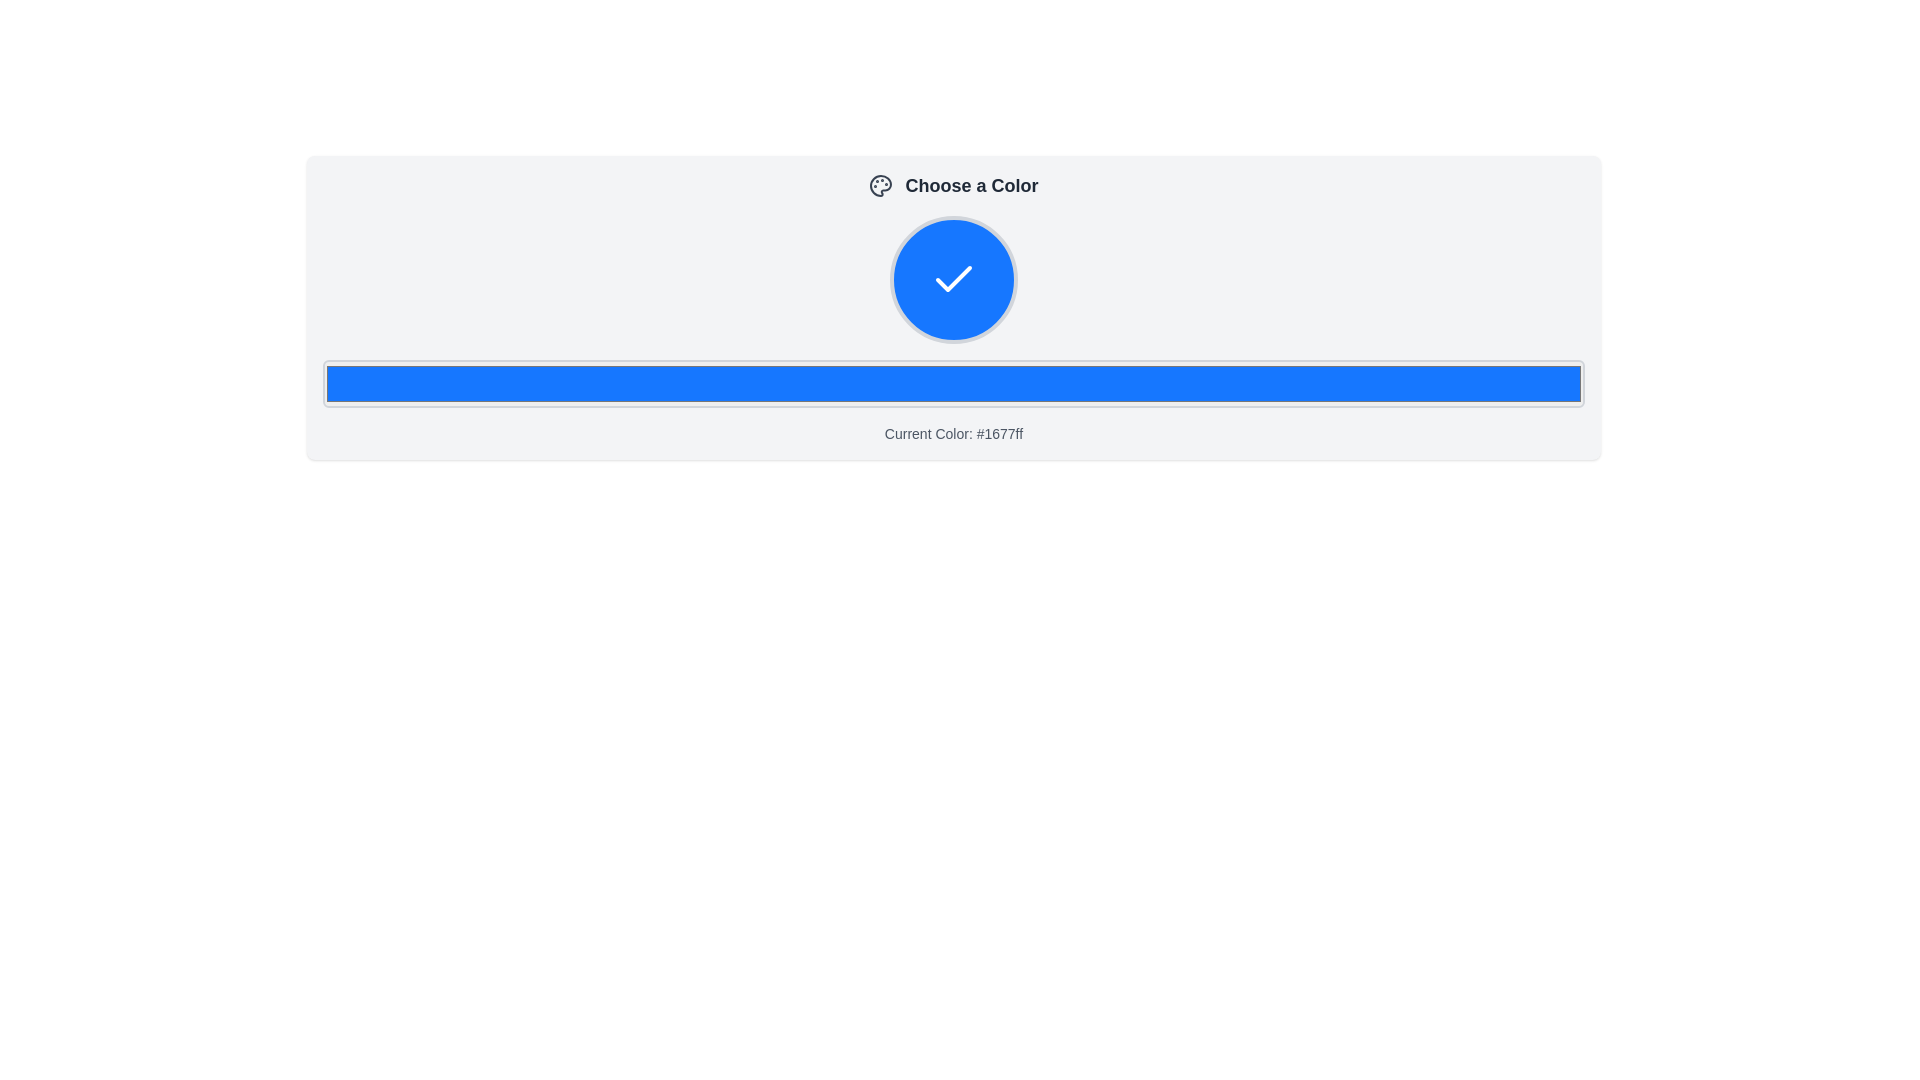 The image size is (1920, 1080). What do you see at coordinates (953, 280) in the screenshot?
I see `the confirmation success icon, which is centered within a blue circular button located near the top center of the interface, indicating a completed operation` at bounding box center [953, 280].